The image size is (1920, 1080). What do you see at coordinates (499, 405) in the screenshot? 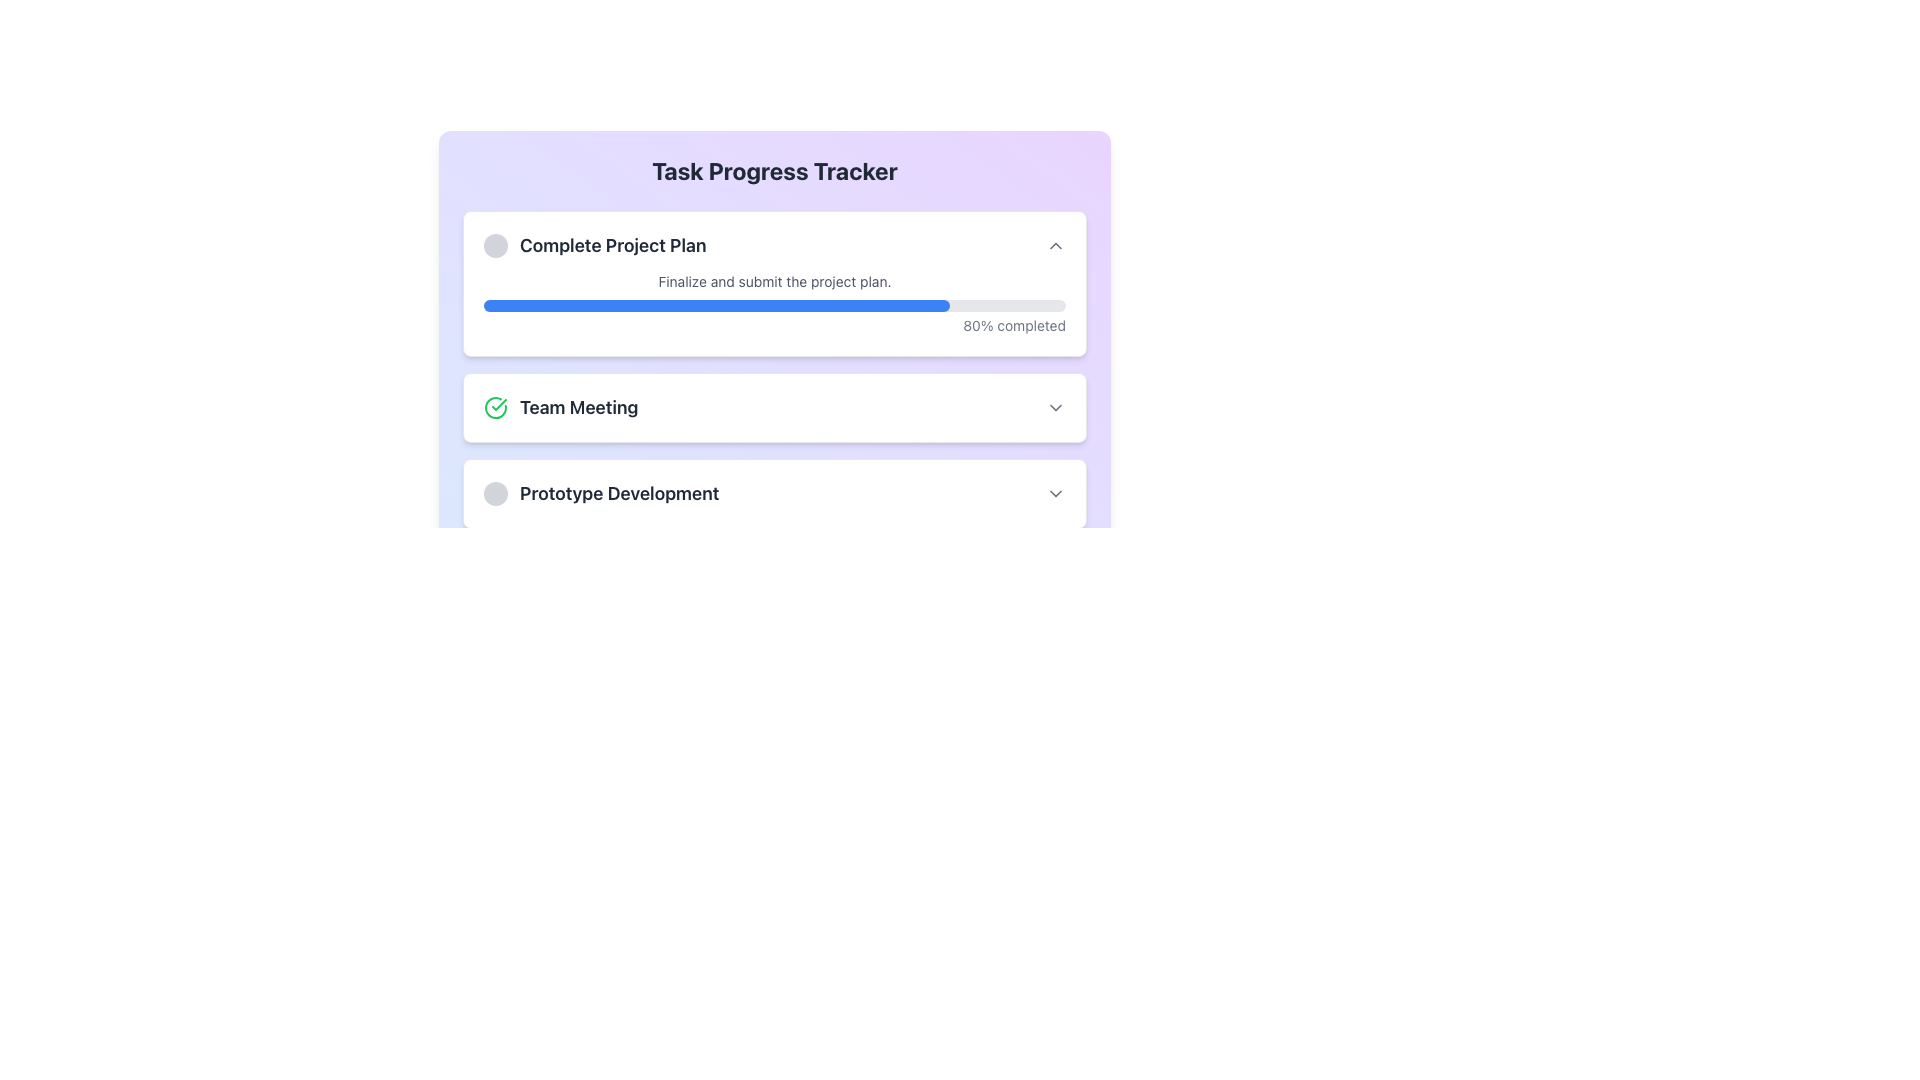
I see `the circular icon indicating the completion of the 'Team Meeting' task, located on the left side of the second task item from the top` at bounding box center [499, 405].